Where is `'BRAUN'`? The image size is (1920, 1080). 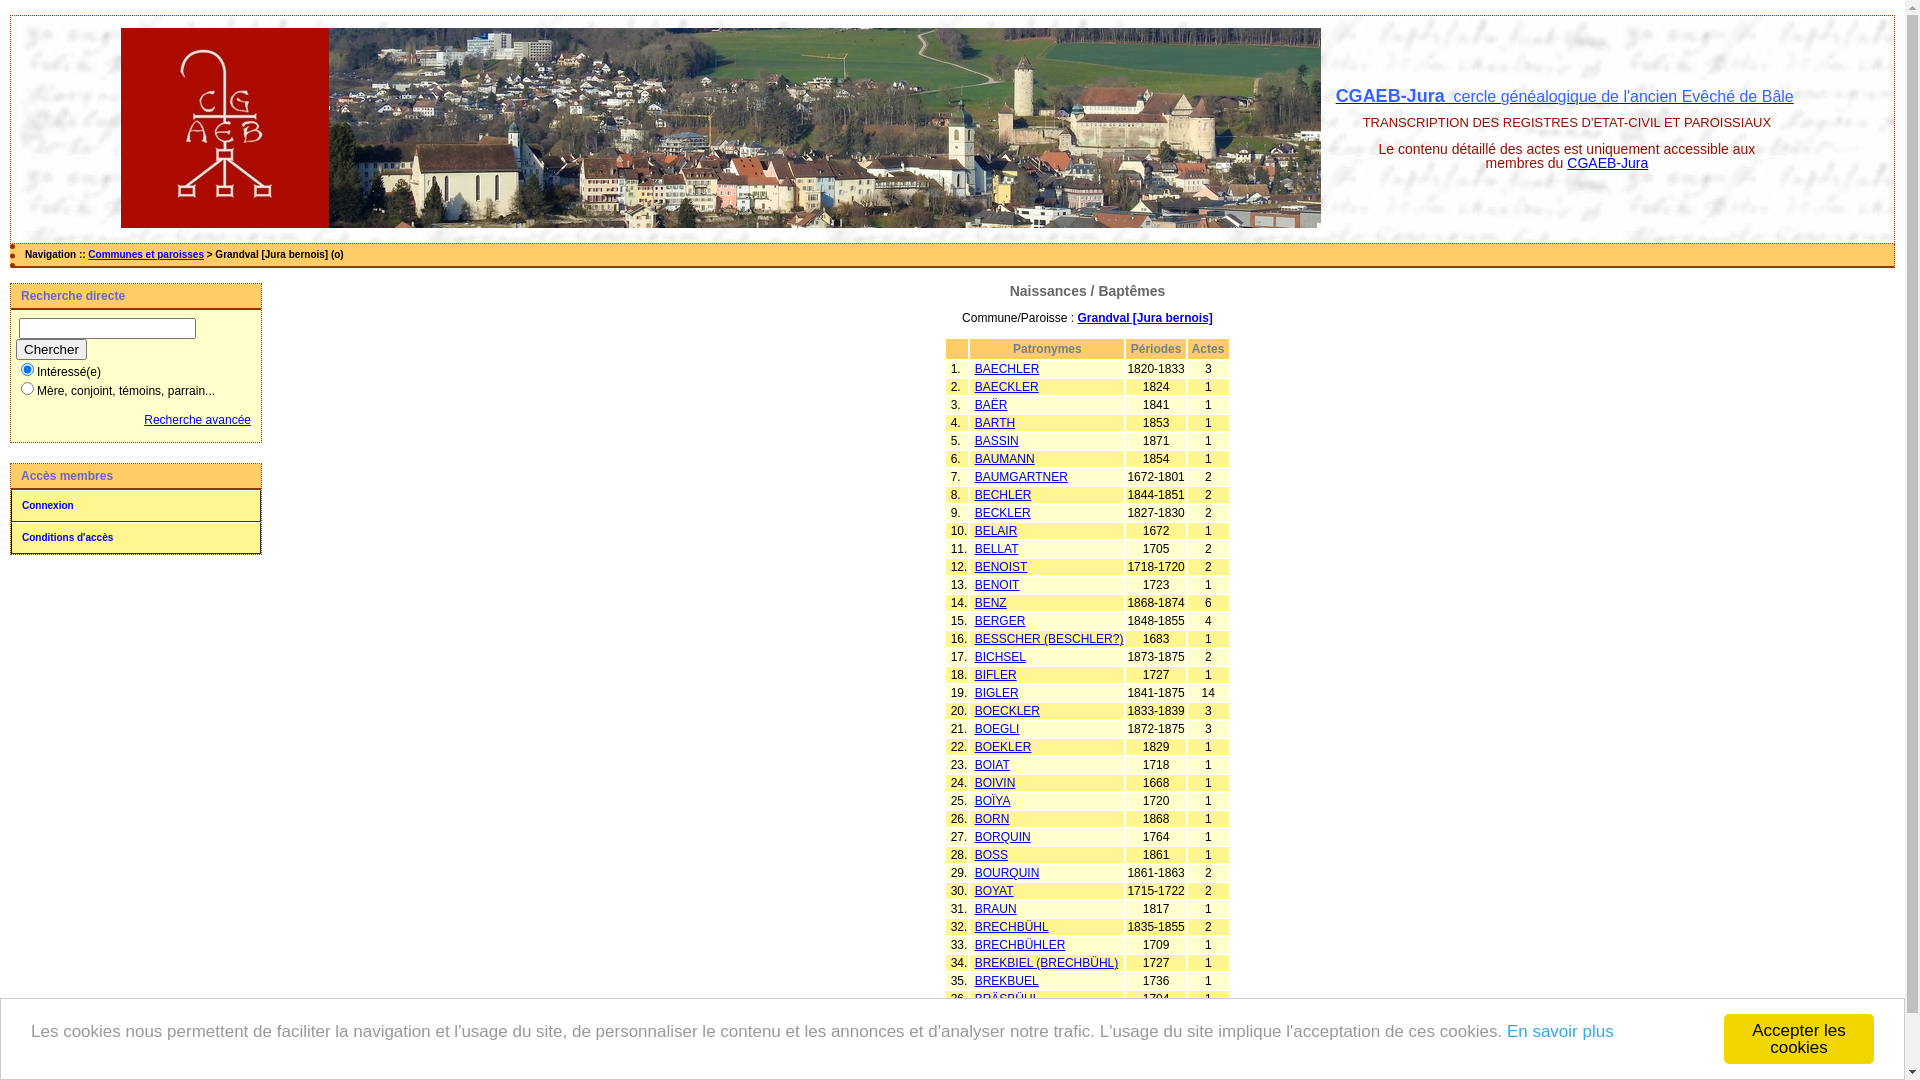
'BRAUN' is located at coordinates (974, 909).